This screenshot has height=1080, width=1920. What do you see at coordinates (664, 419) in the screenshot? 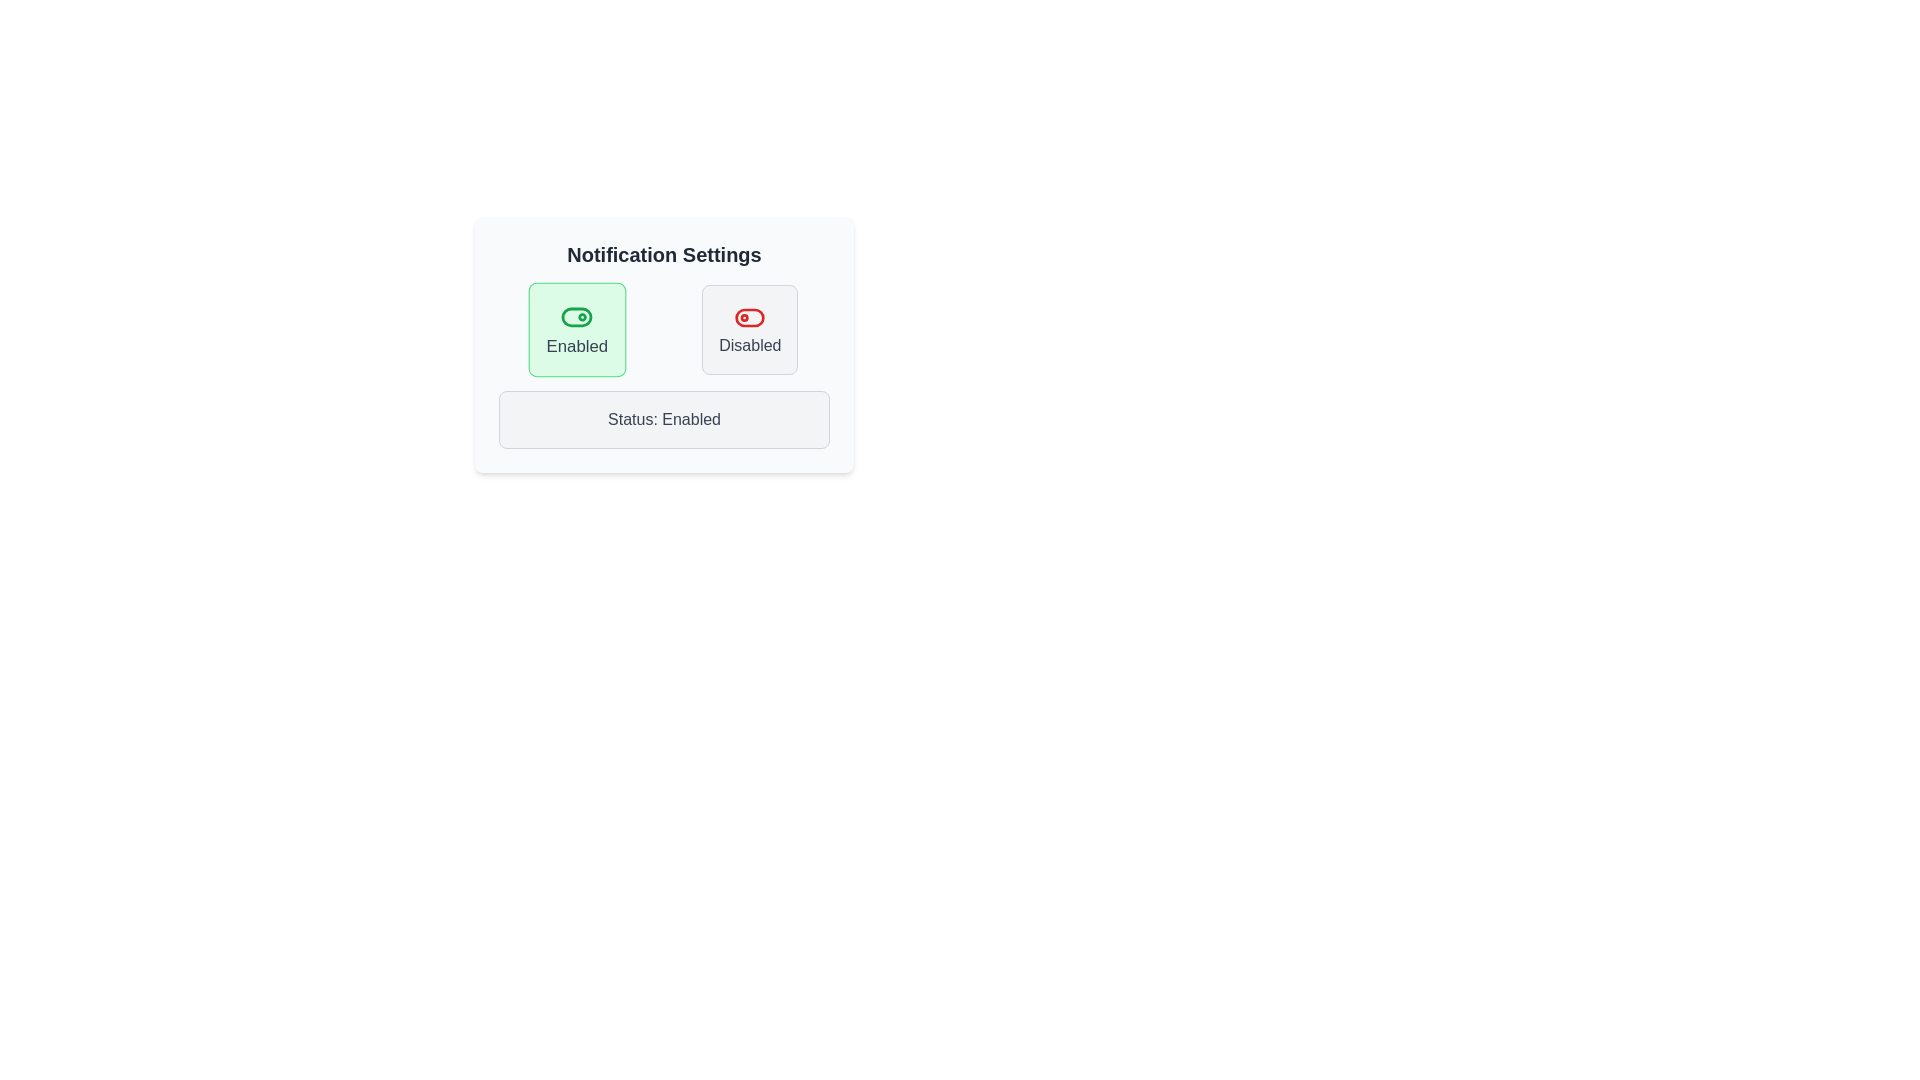
I see `the static text label indicating the current status, which is 'Enabled', located beneath the 'Notification Settings' heading and near the toggle buttons` at bounding box center [664, 419].